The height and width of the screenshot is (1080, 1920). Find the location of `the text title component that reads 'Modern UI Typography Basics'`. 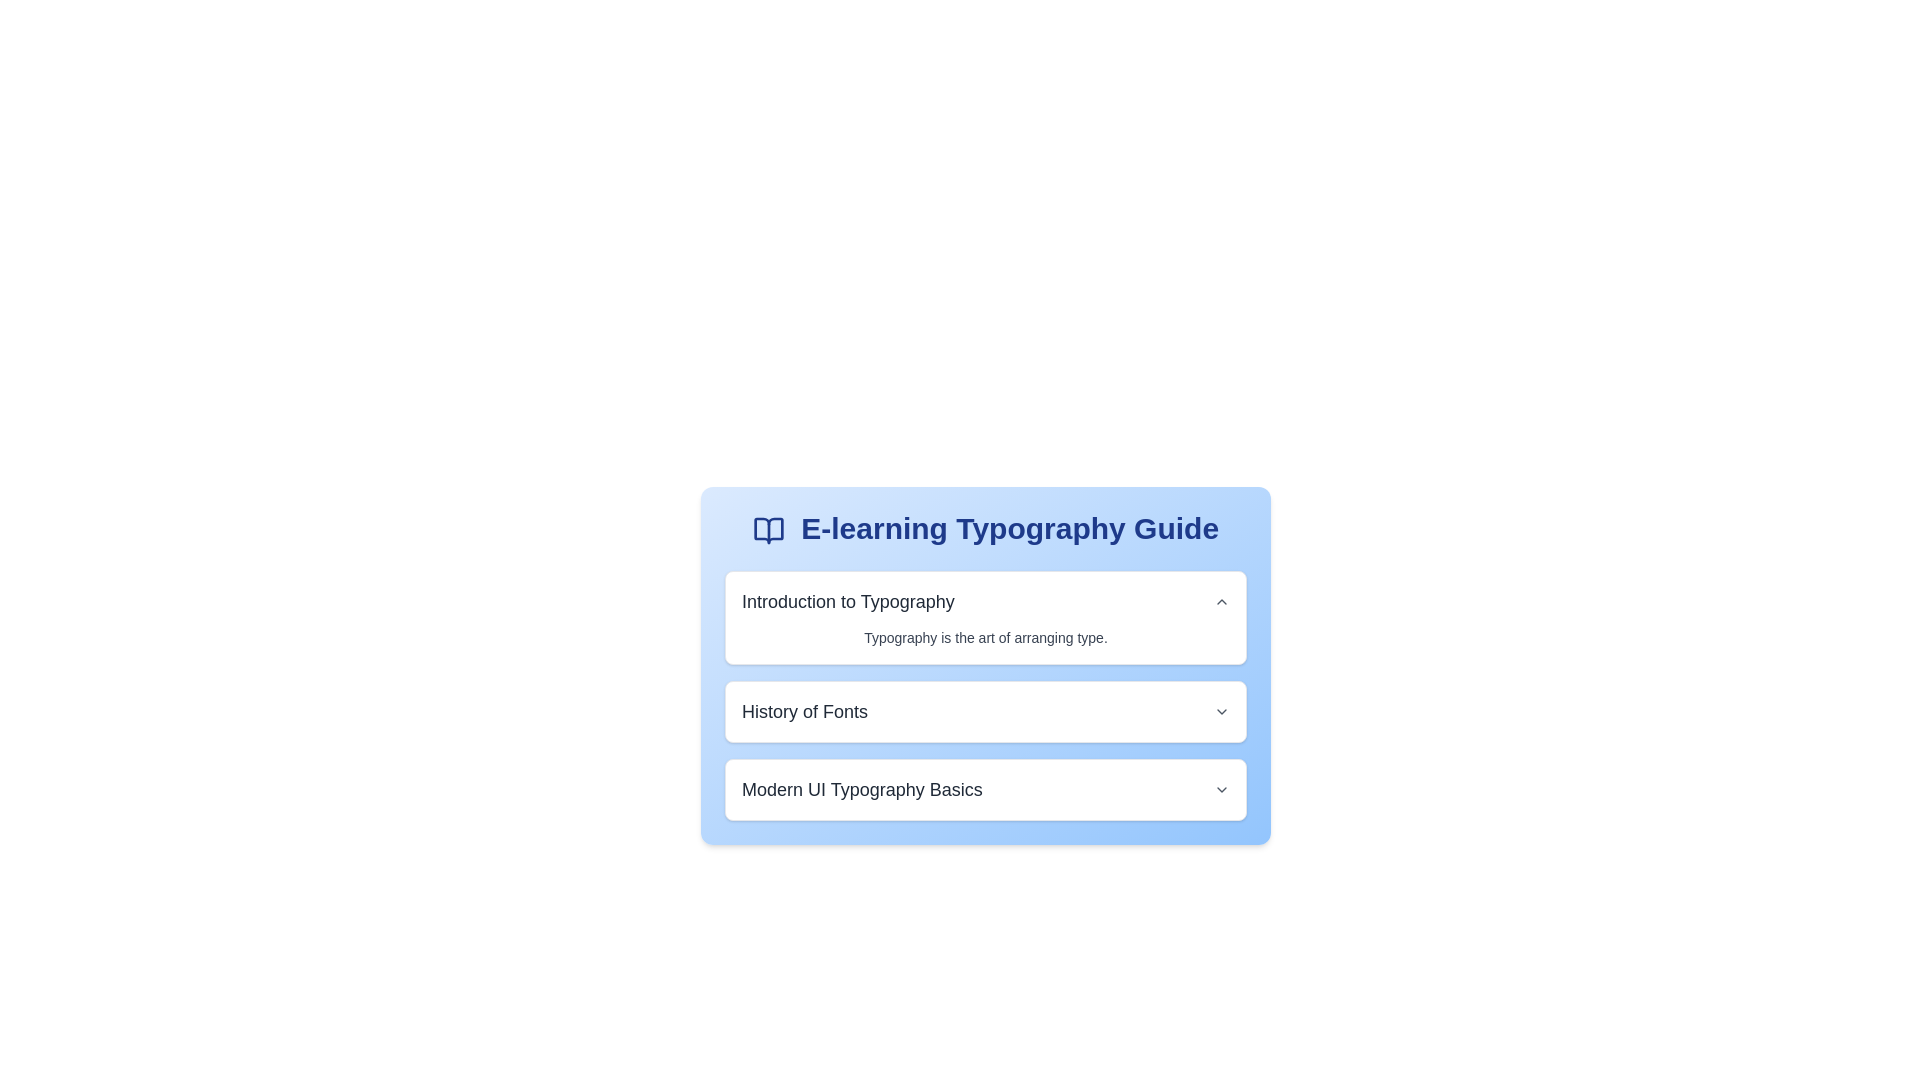

the text title component that reads 'Modern UI Typography Basics' is located at coordinates (862, 789).